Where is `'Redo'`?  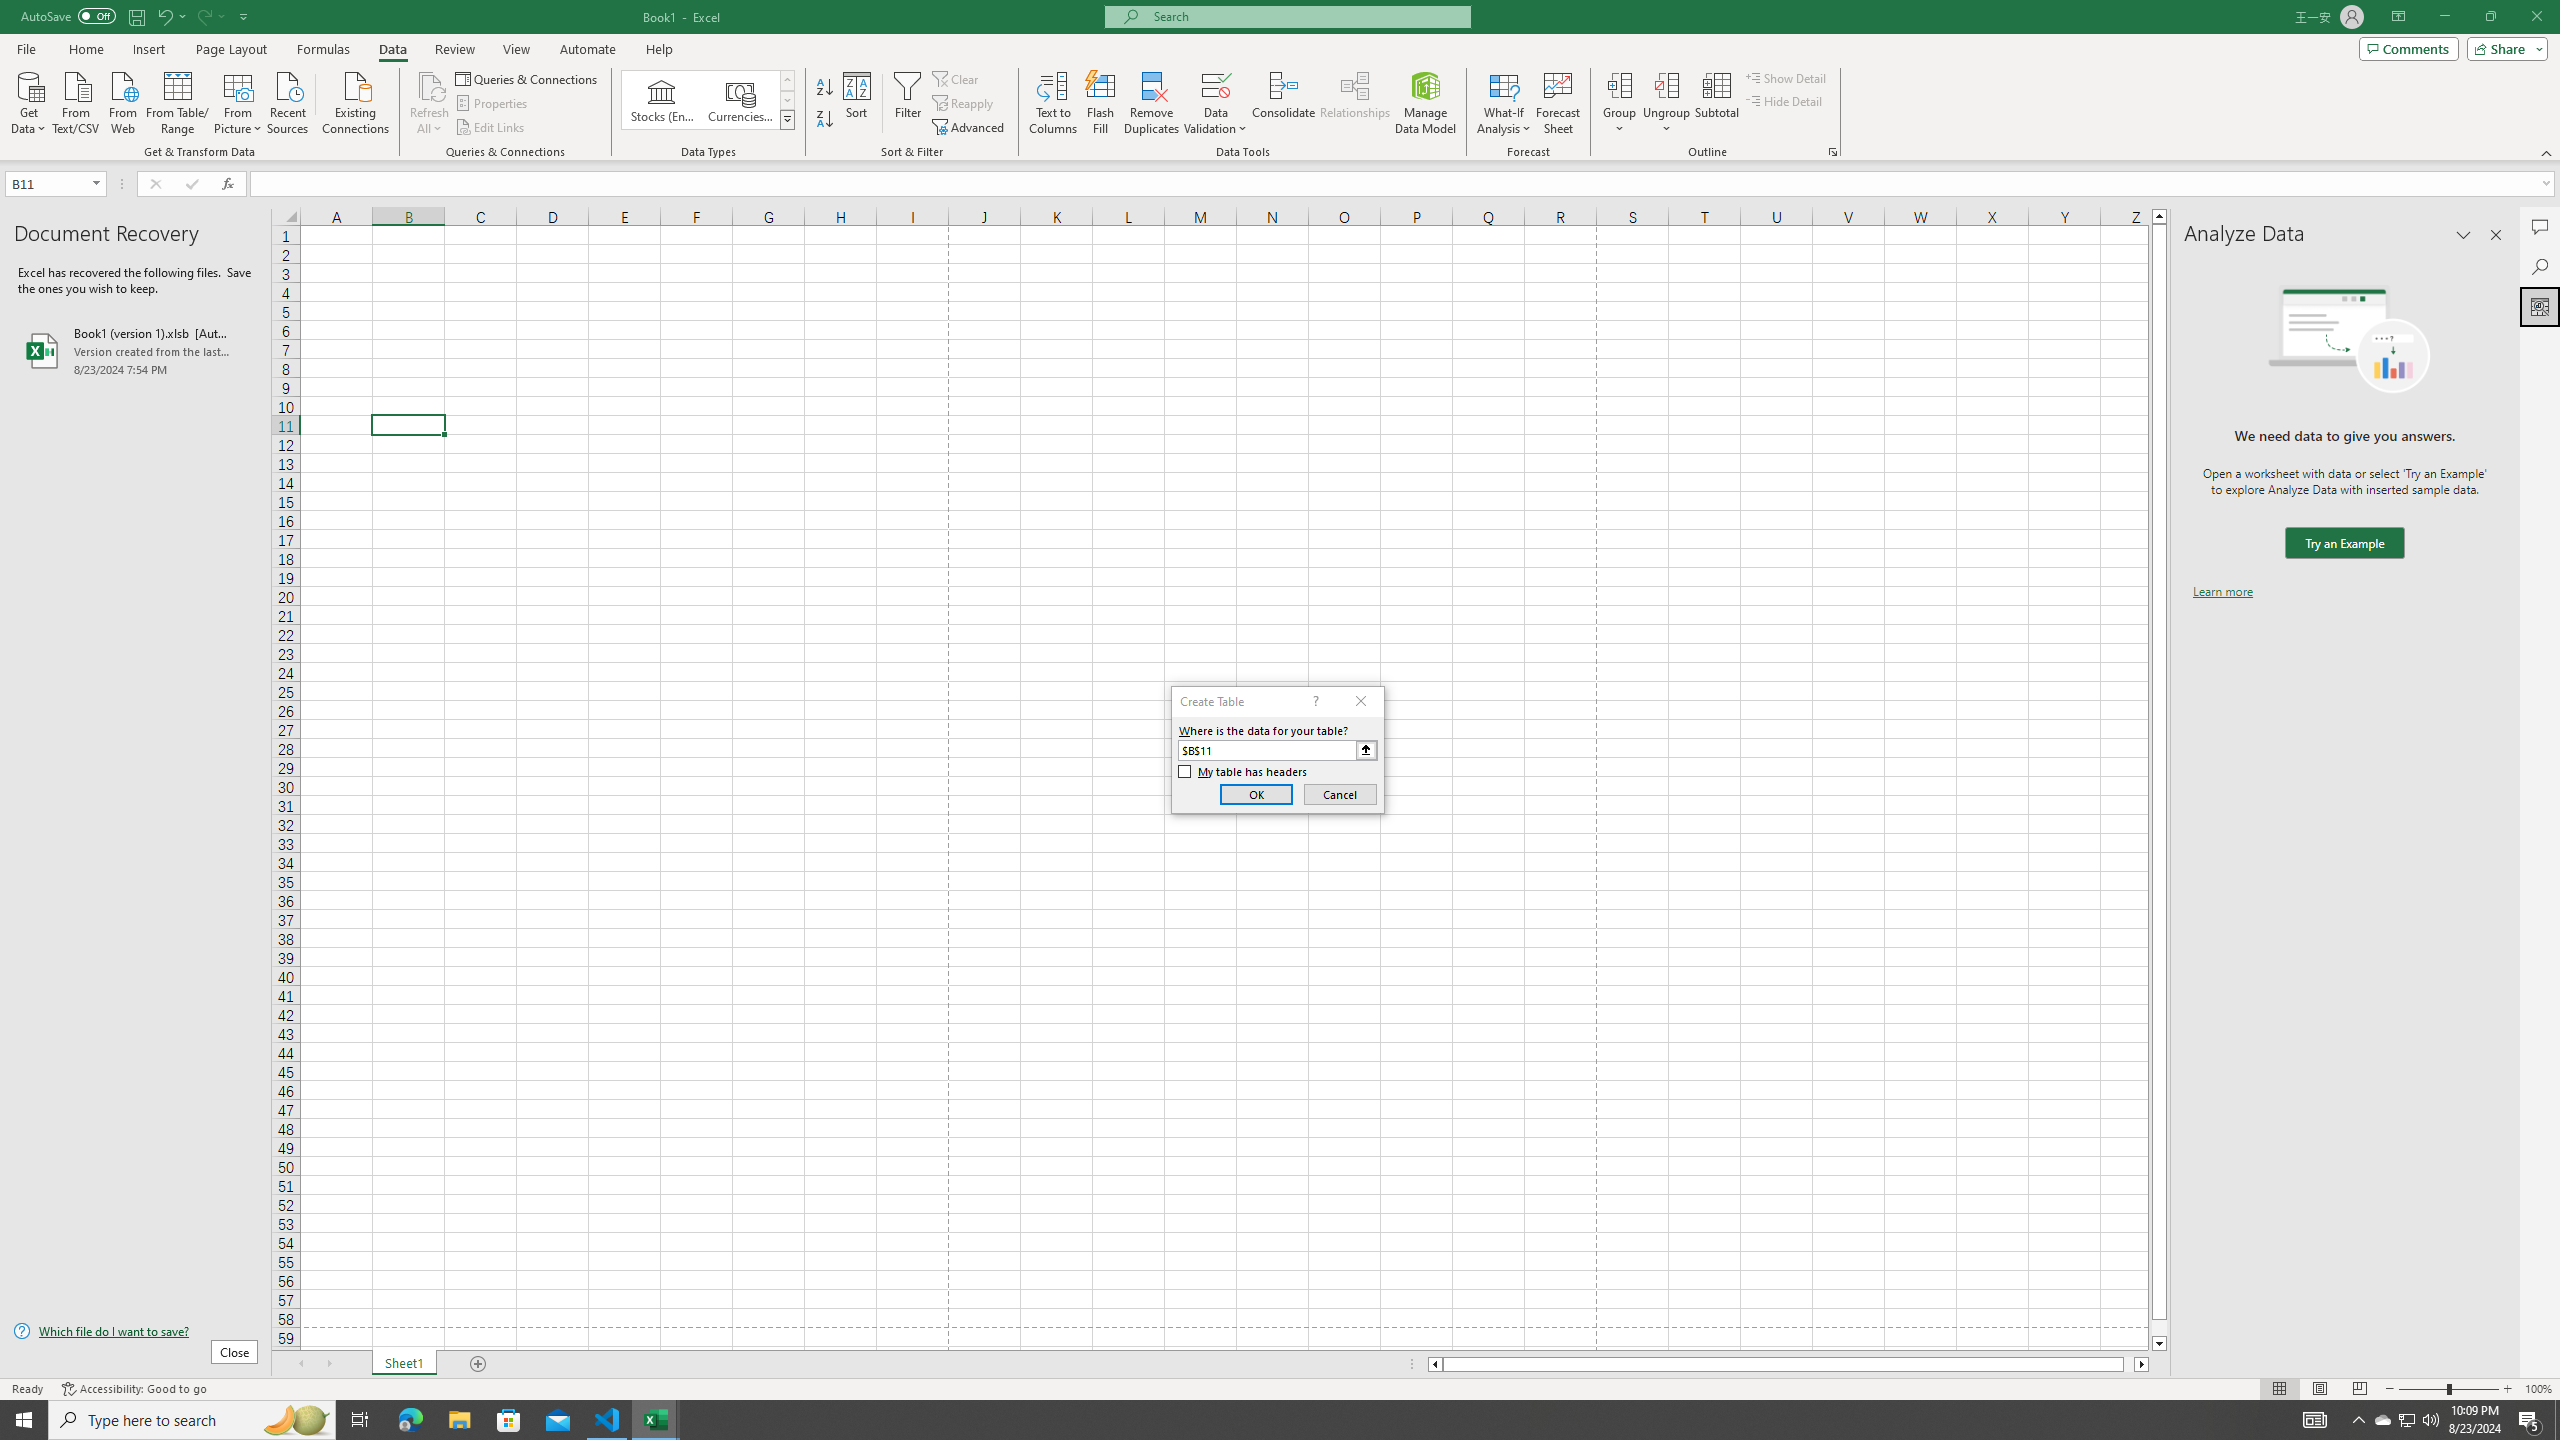 'Redo' is located at coordinates (208, 15).